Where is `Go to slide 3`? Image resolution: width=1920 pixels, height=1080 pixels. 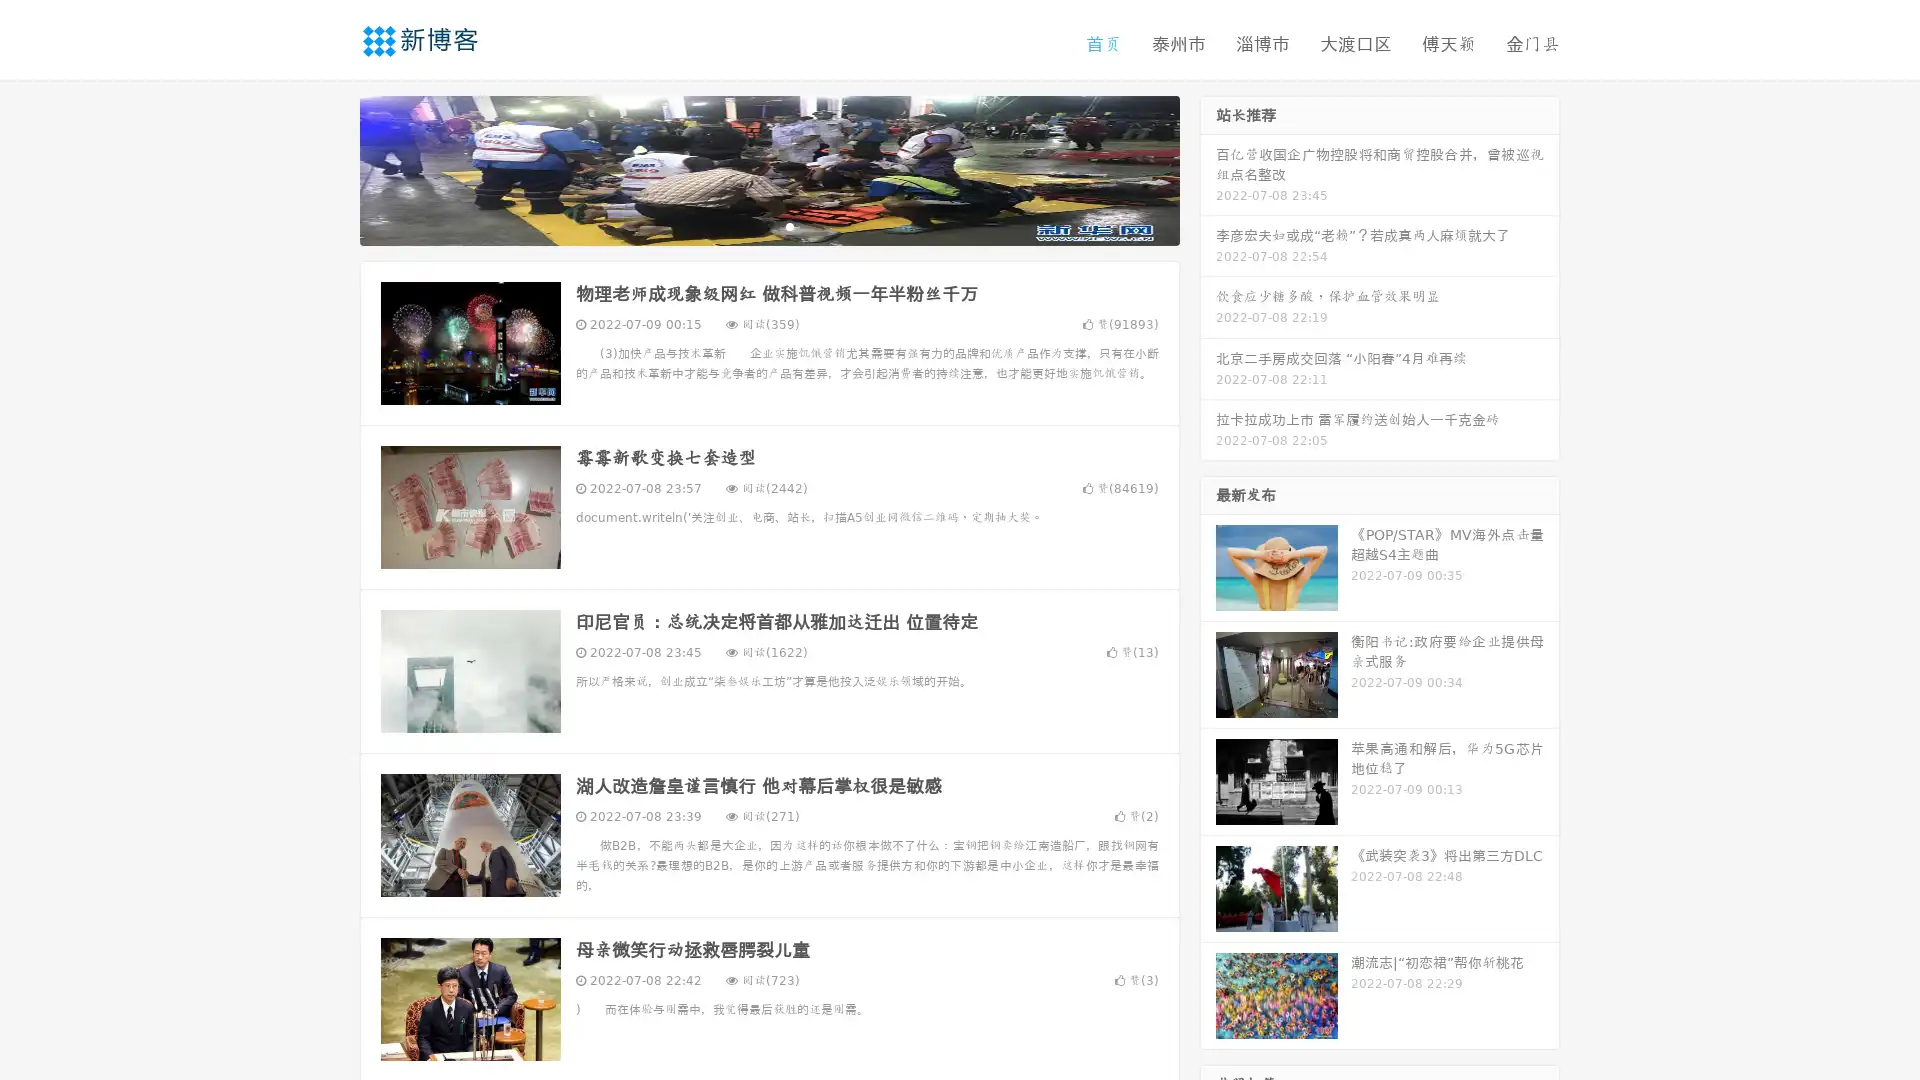 Go to slide 3 is located at coordinates (789, 225).